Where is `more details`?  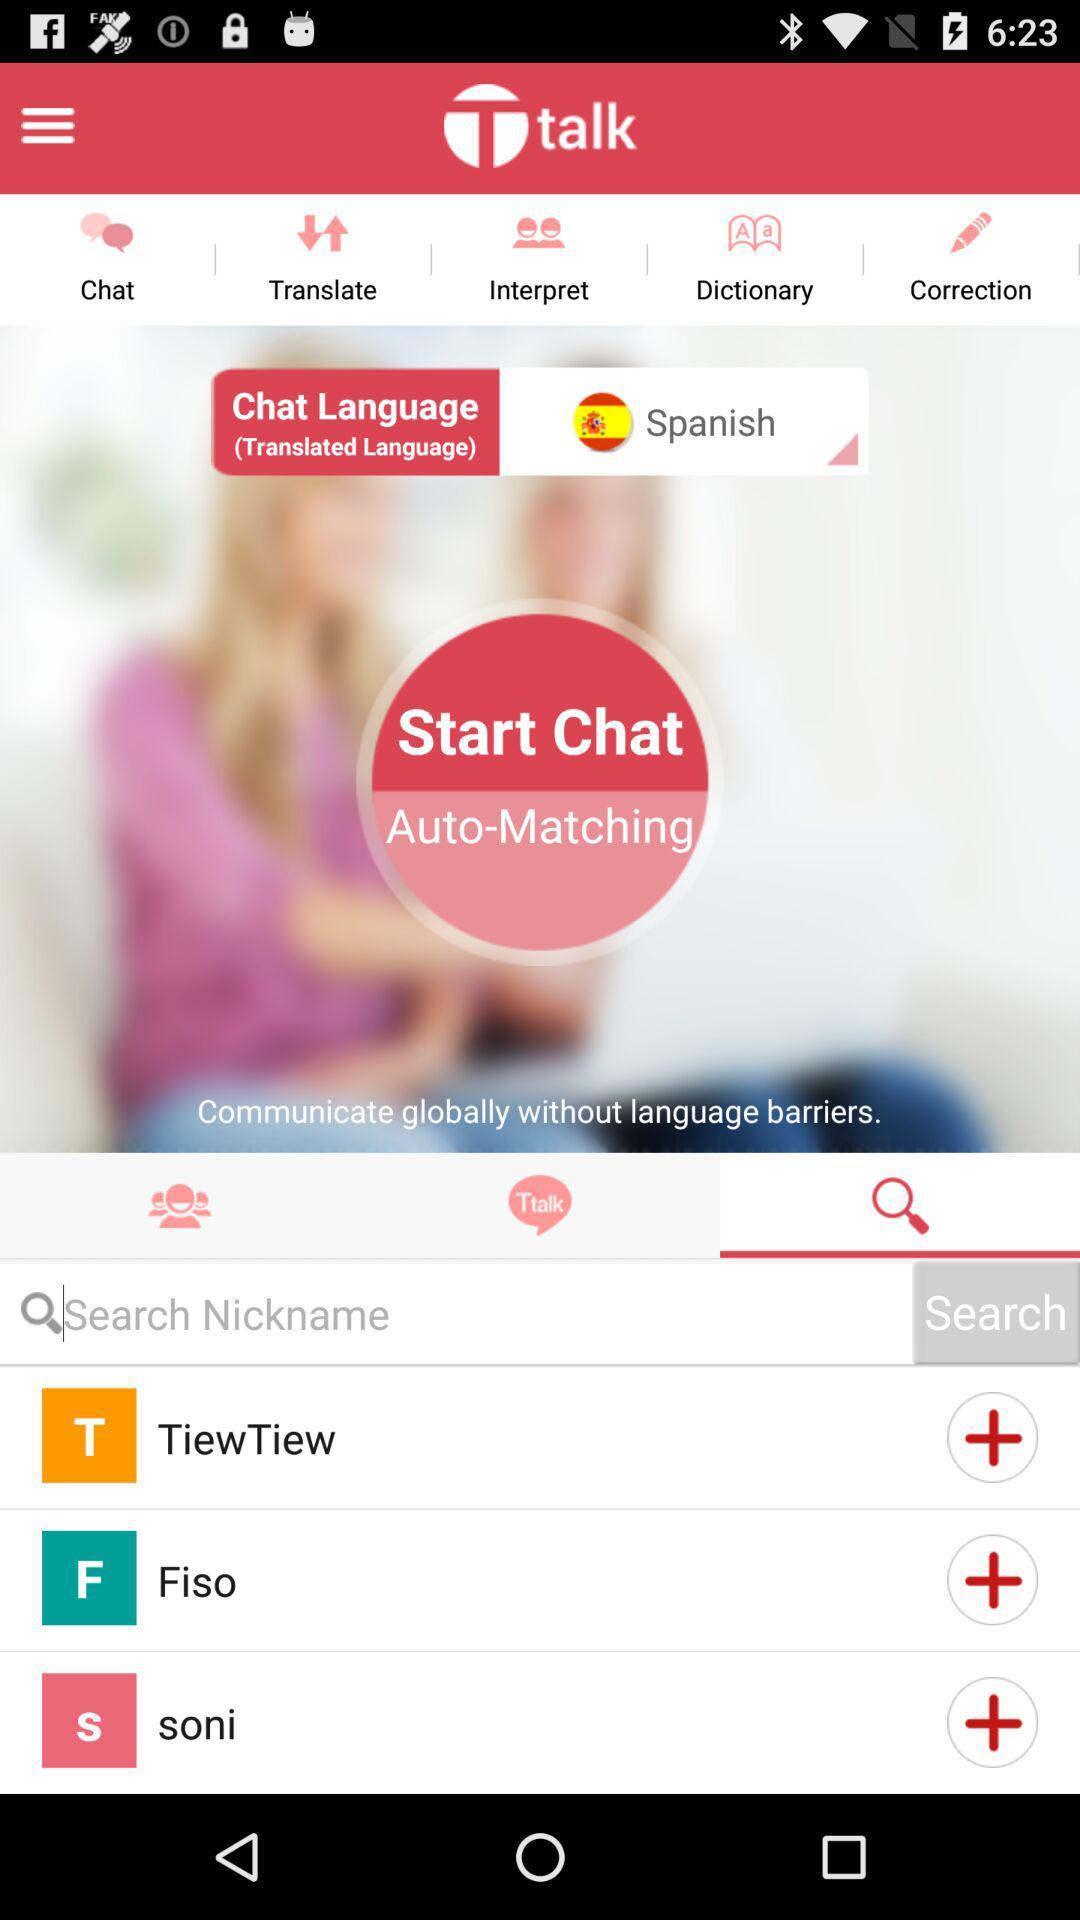 more details is located at coordinates (992, 1436).